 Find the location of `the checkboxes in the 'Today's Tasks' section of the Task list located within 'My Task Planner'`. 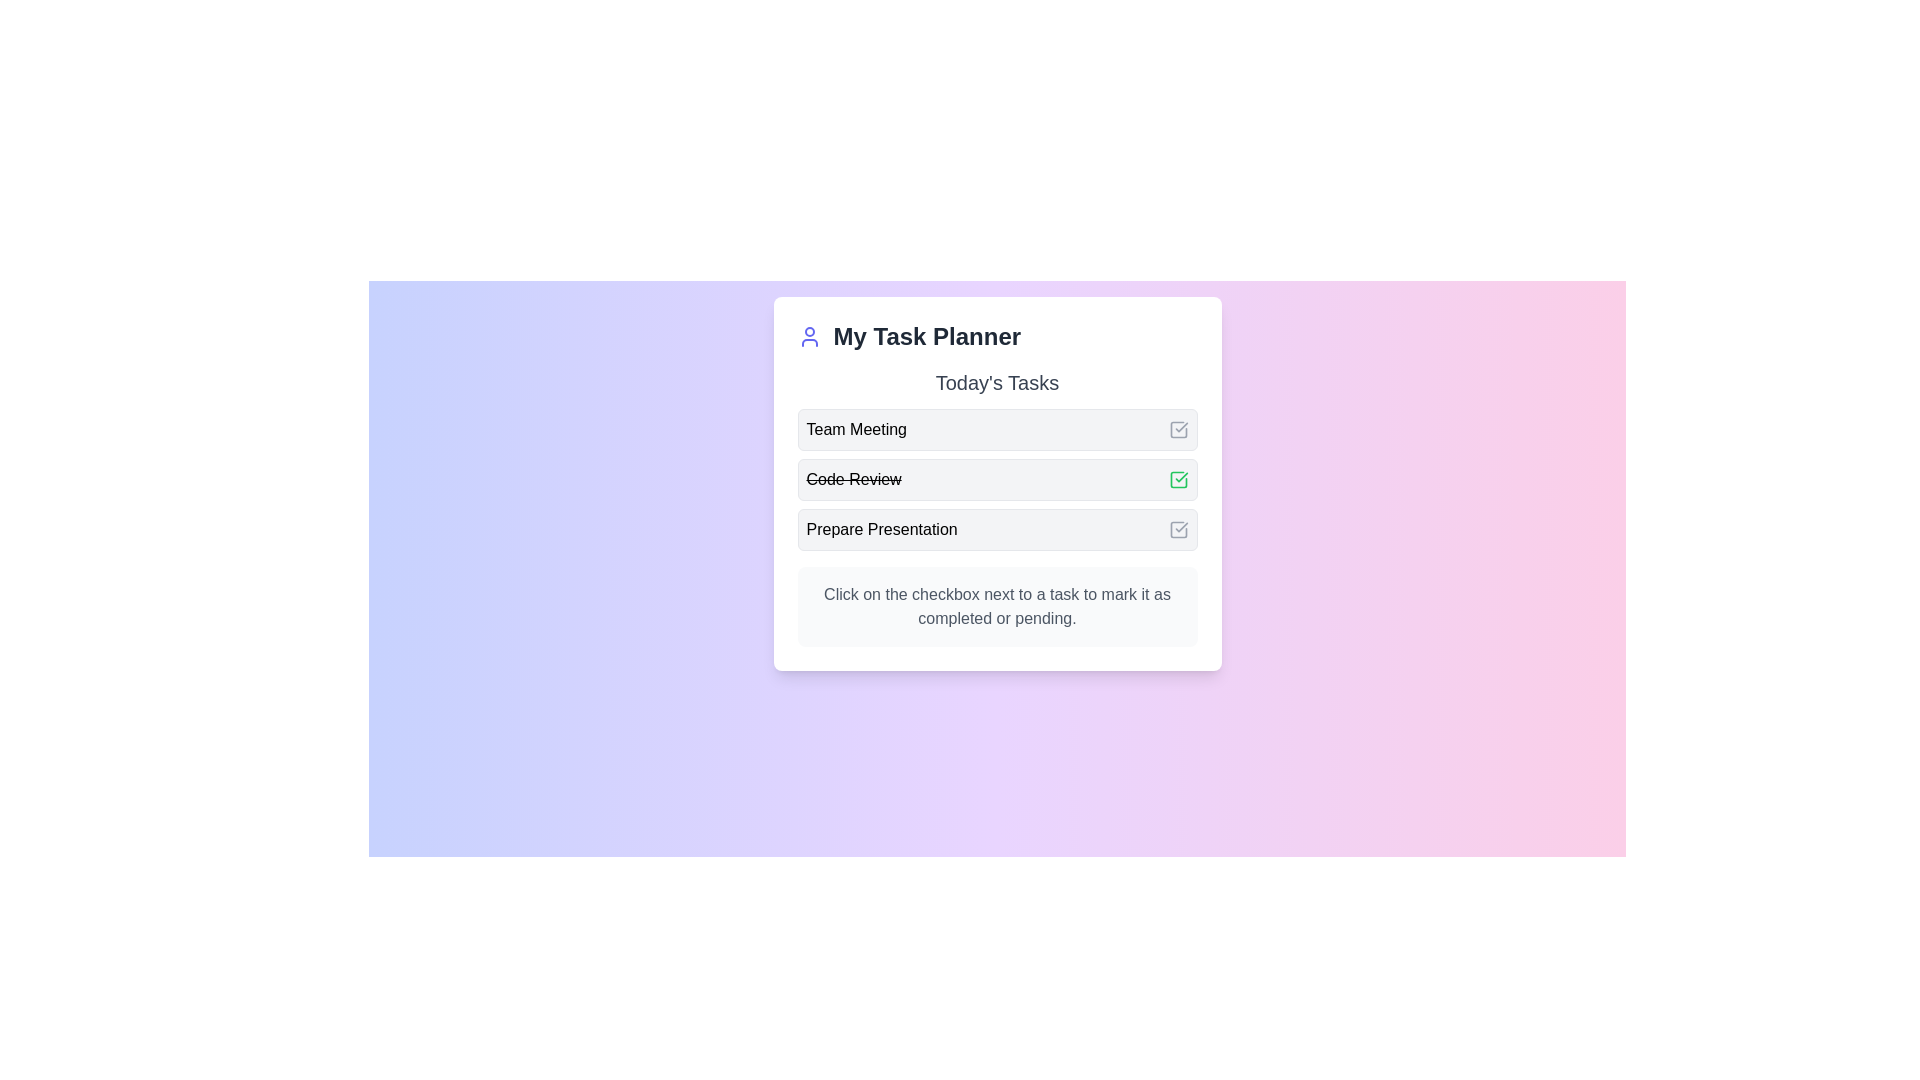

the checkboxes in the 'Today's Tasks' section of the Task list located within 'My Task Planner' is located at coordinates (997, 459).